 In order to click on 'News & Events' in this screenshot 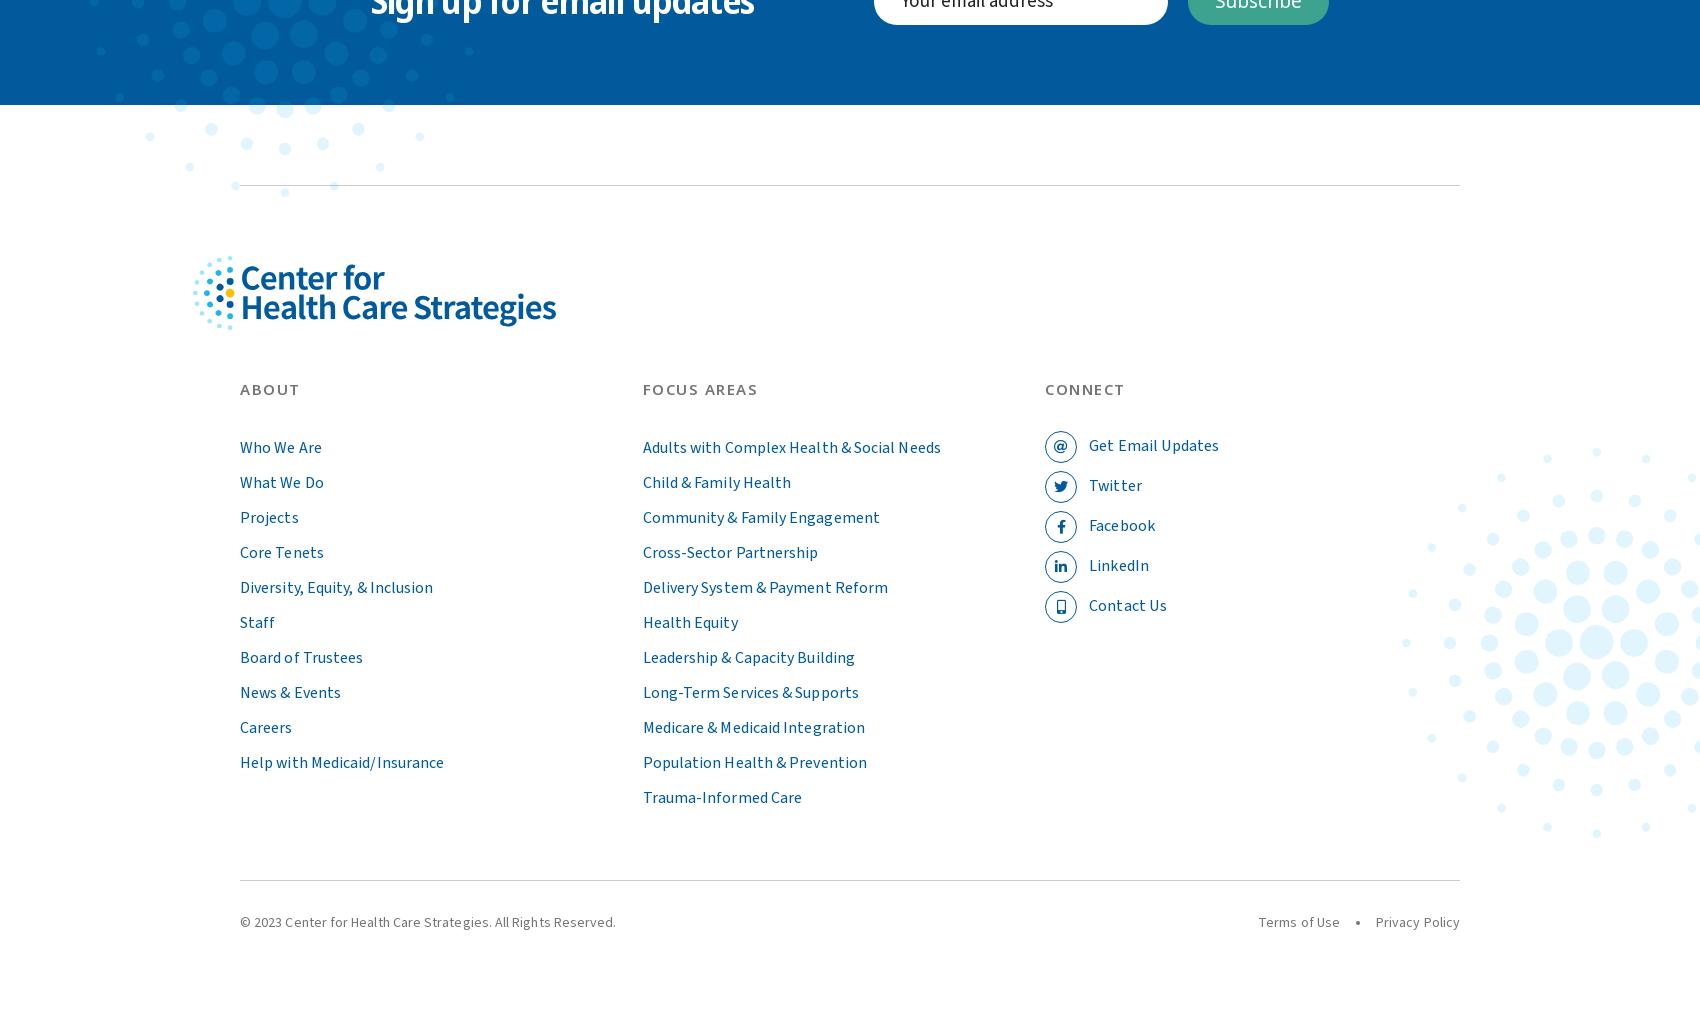, I will do `click(240, 692)`.